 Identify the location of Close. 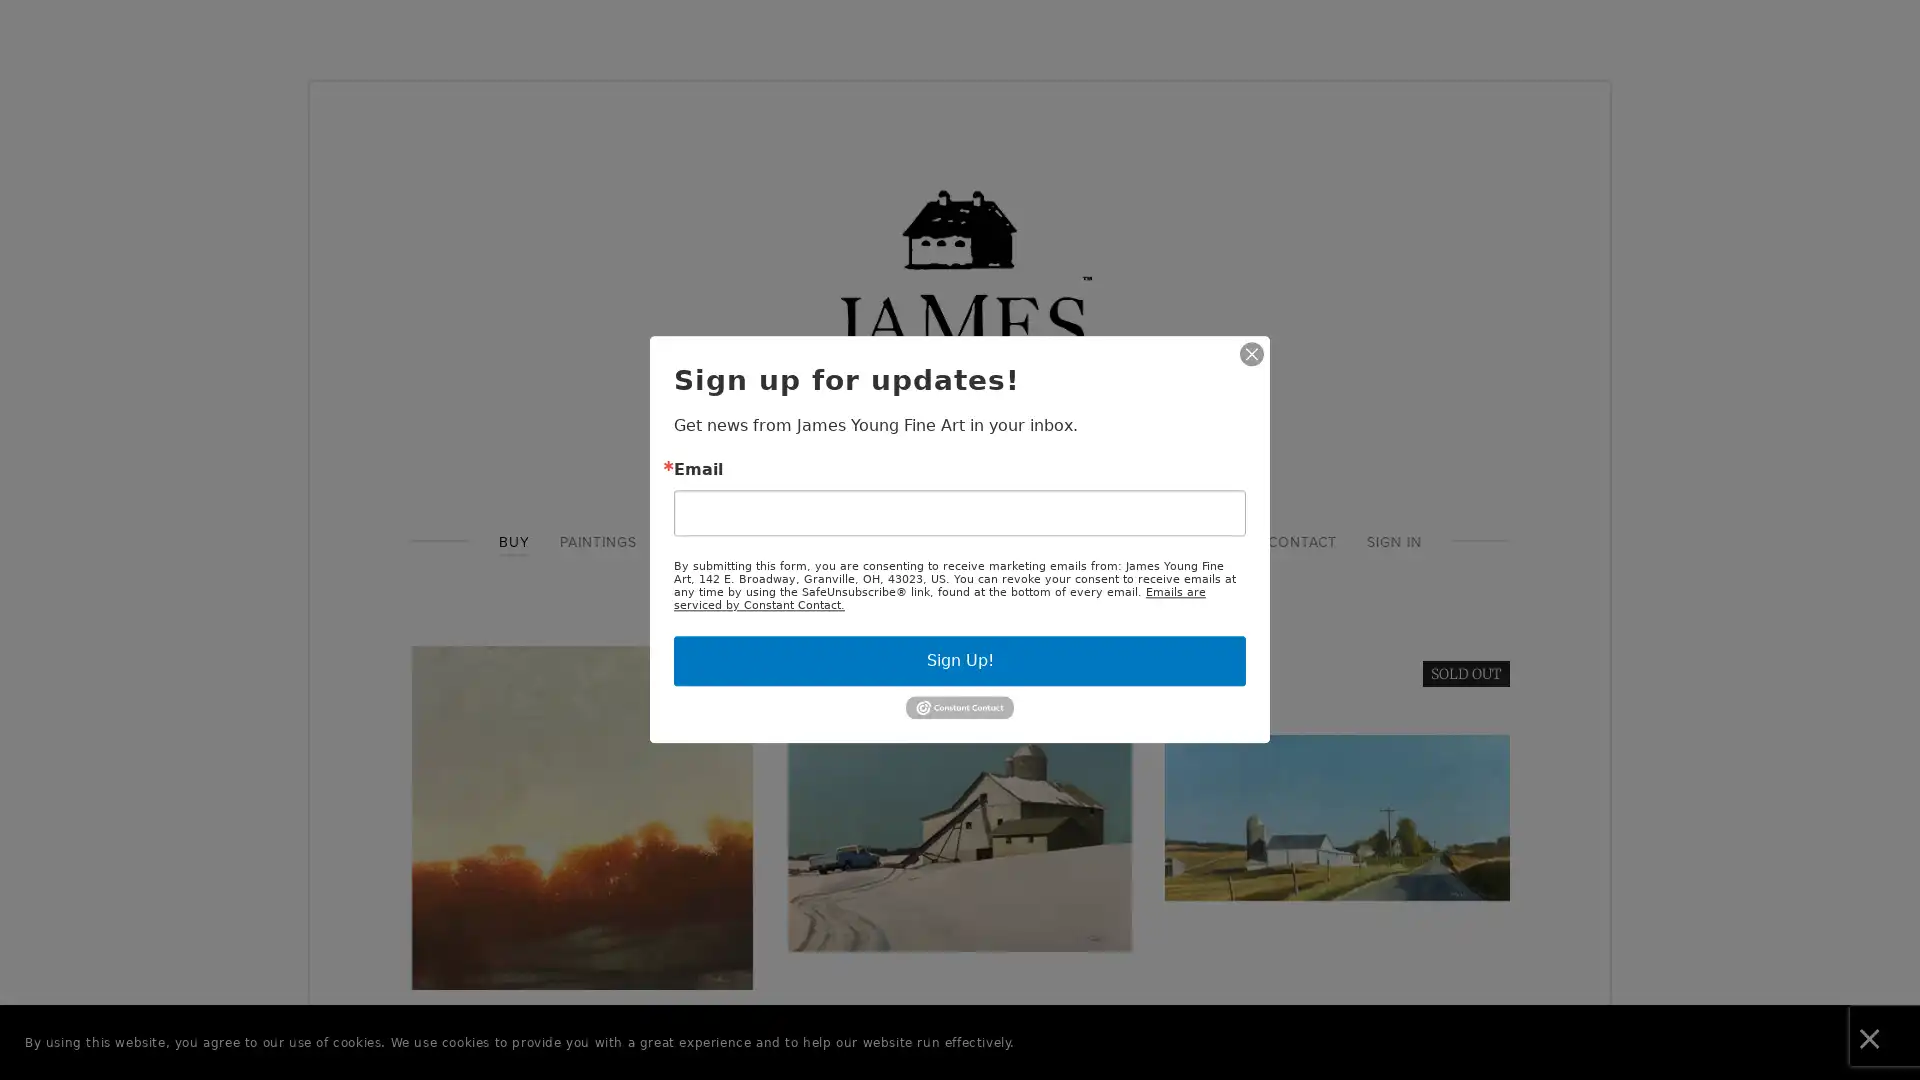
(1251, 353).